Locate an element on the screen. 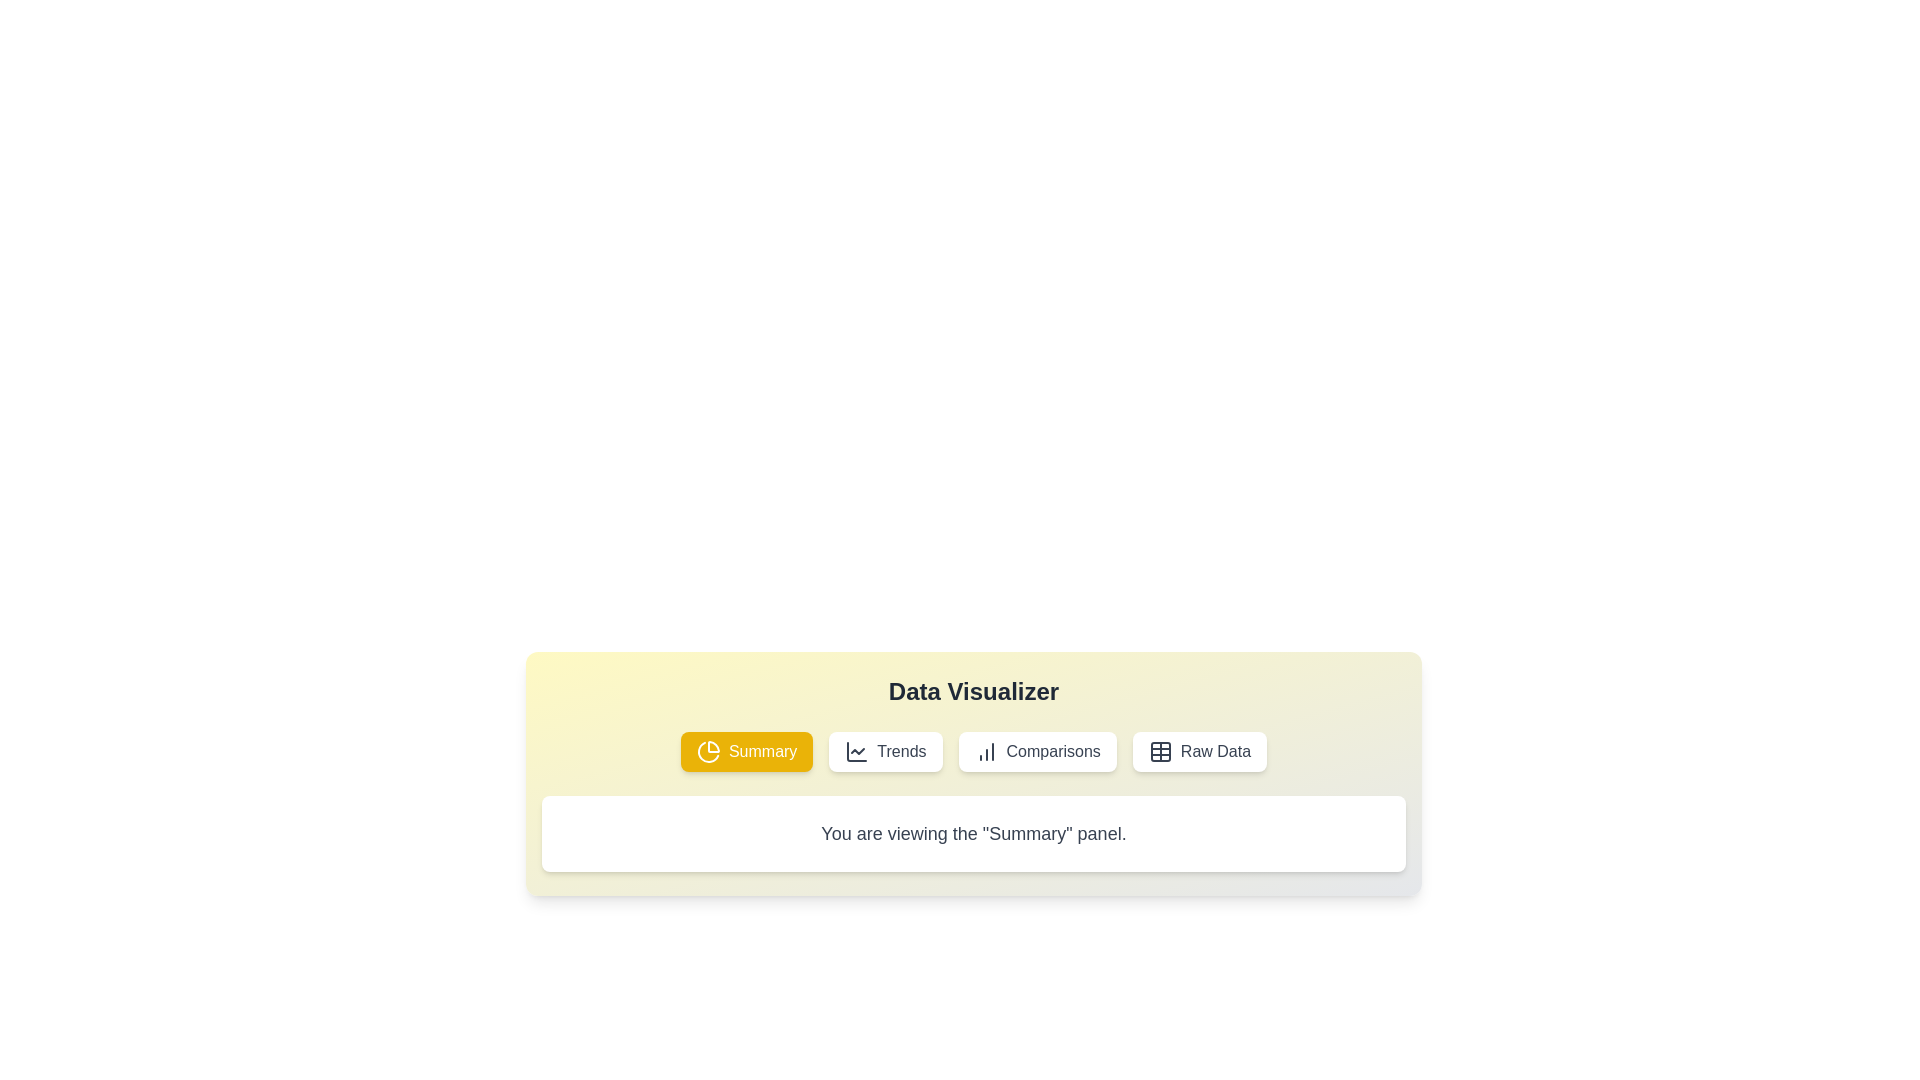 The image size is (1920, 1080). the horizontal navigation bar located below the 'Data Visualizer' heading to observe UI feedback is located at coordinates (974, 752).